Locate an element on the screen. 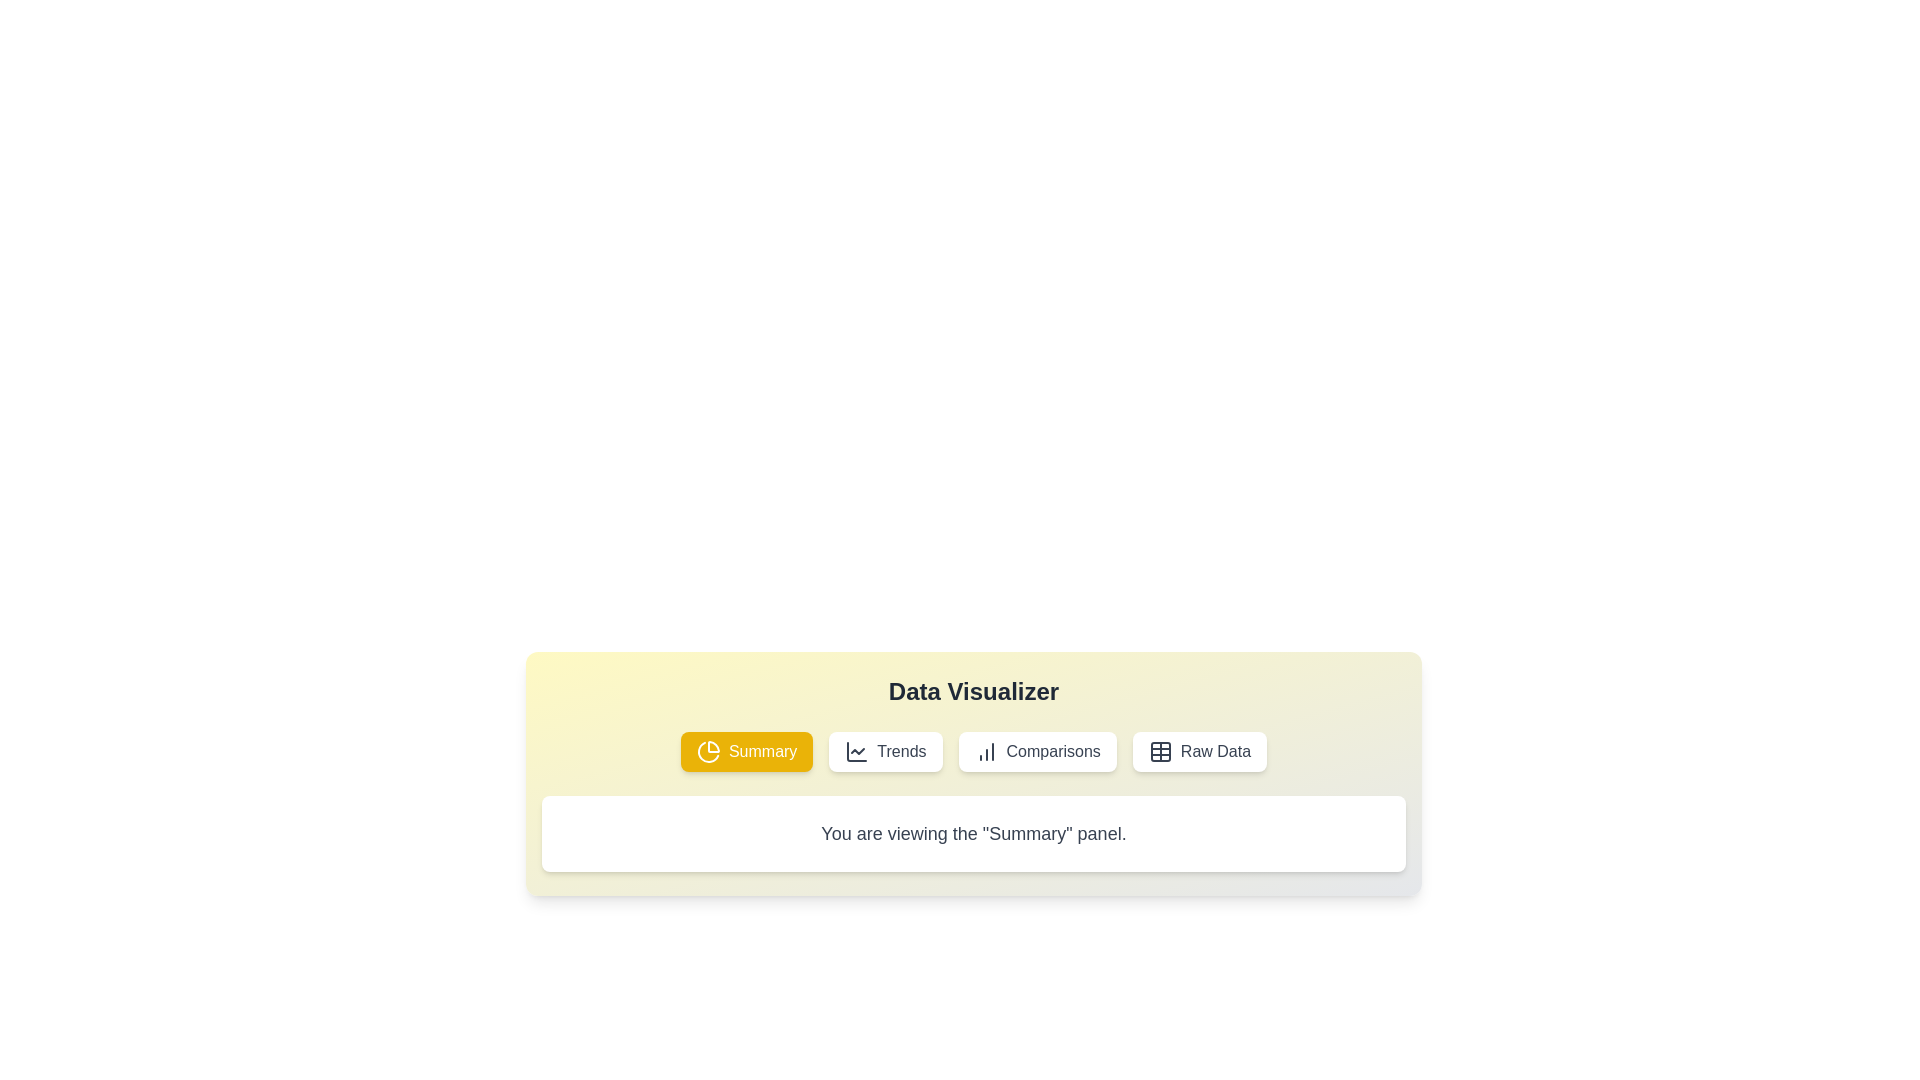 The image size is (1920, 1080). the horizontal navigation bar located below the 'Data Visualizer' heading to observe UI feedback is located at coordinates (974, 752).